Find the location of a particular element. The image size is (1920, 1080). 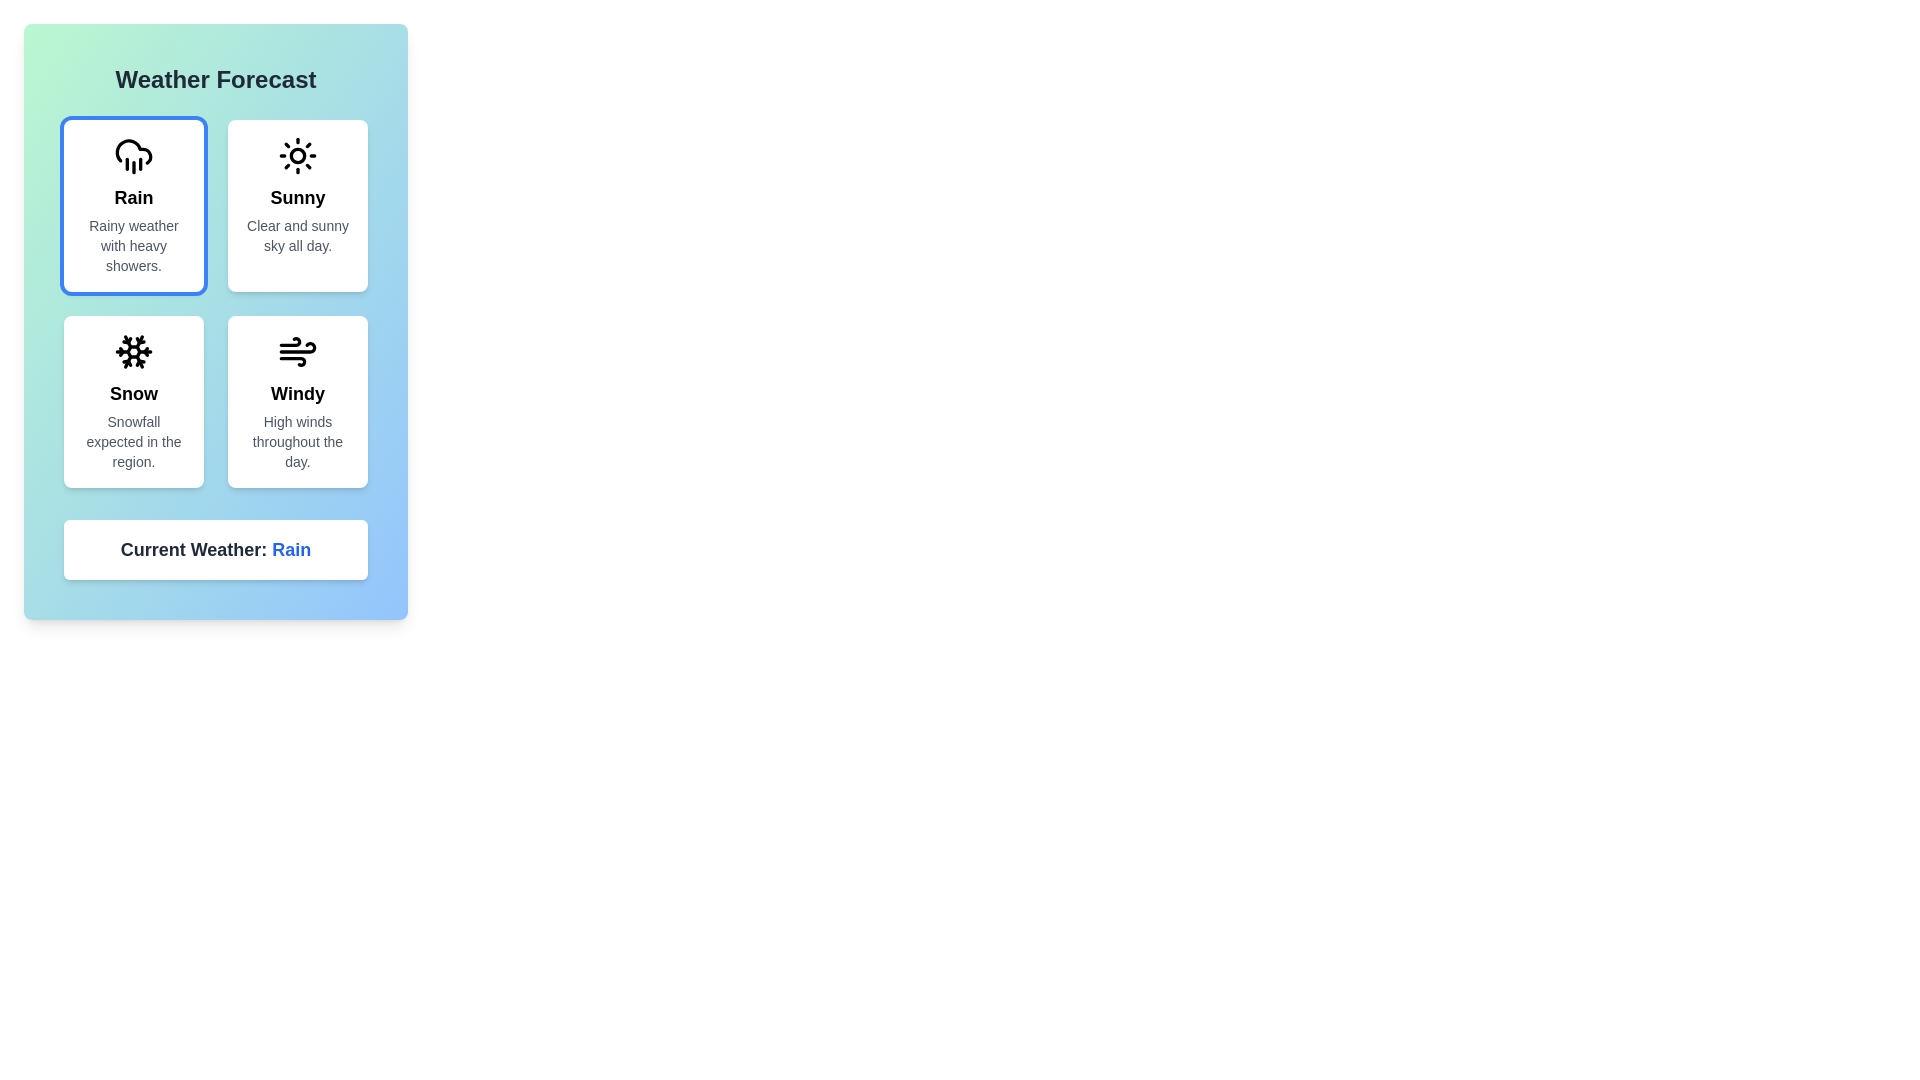

the central circular part of the sun icon in the Sunny card of the Weather Forecast section, which is located above the text 'Sunny' in the second card from the left is located at coordinates (296, 154).